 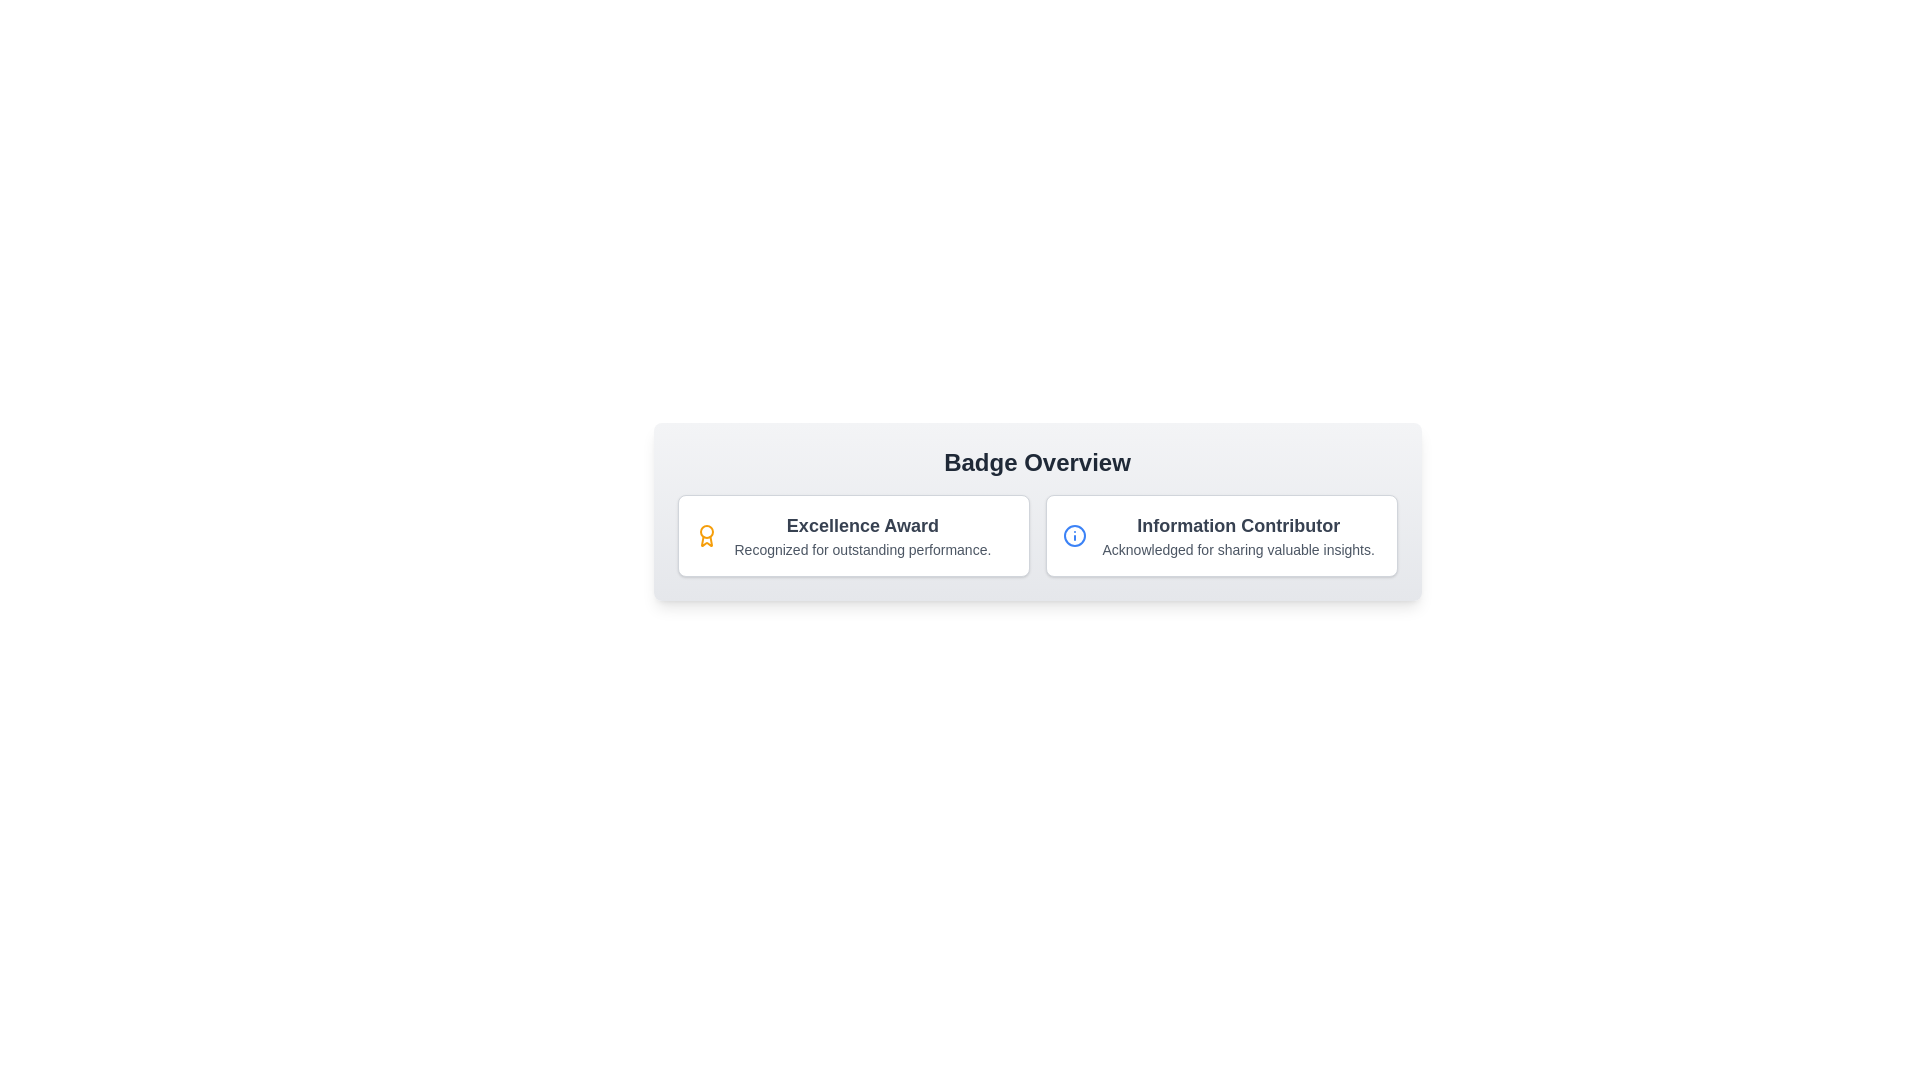 I want to click on the Text Display element labeled 'Excellence Award' which has a larger, bold font and is accompanied by a smaller description below it, located towards the left side of the badge list, so click(x=862, y=535).